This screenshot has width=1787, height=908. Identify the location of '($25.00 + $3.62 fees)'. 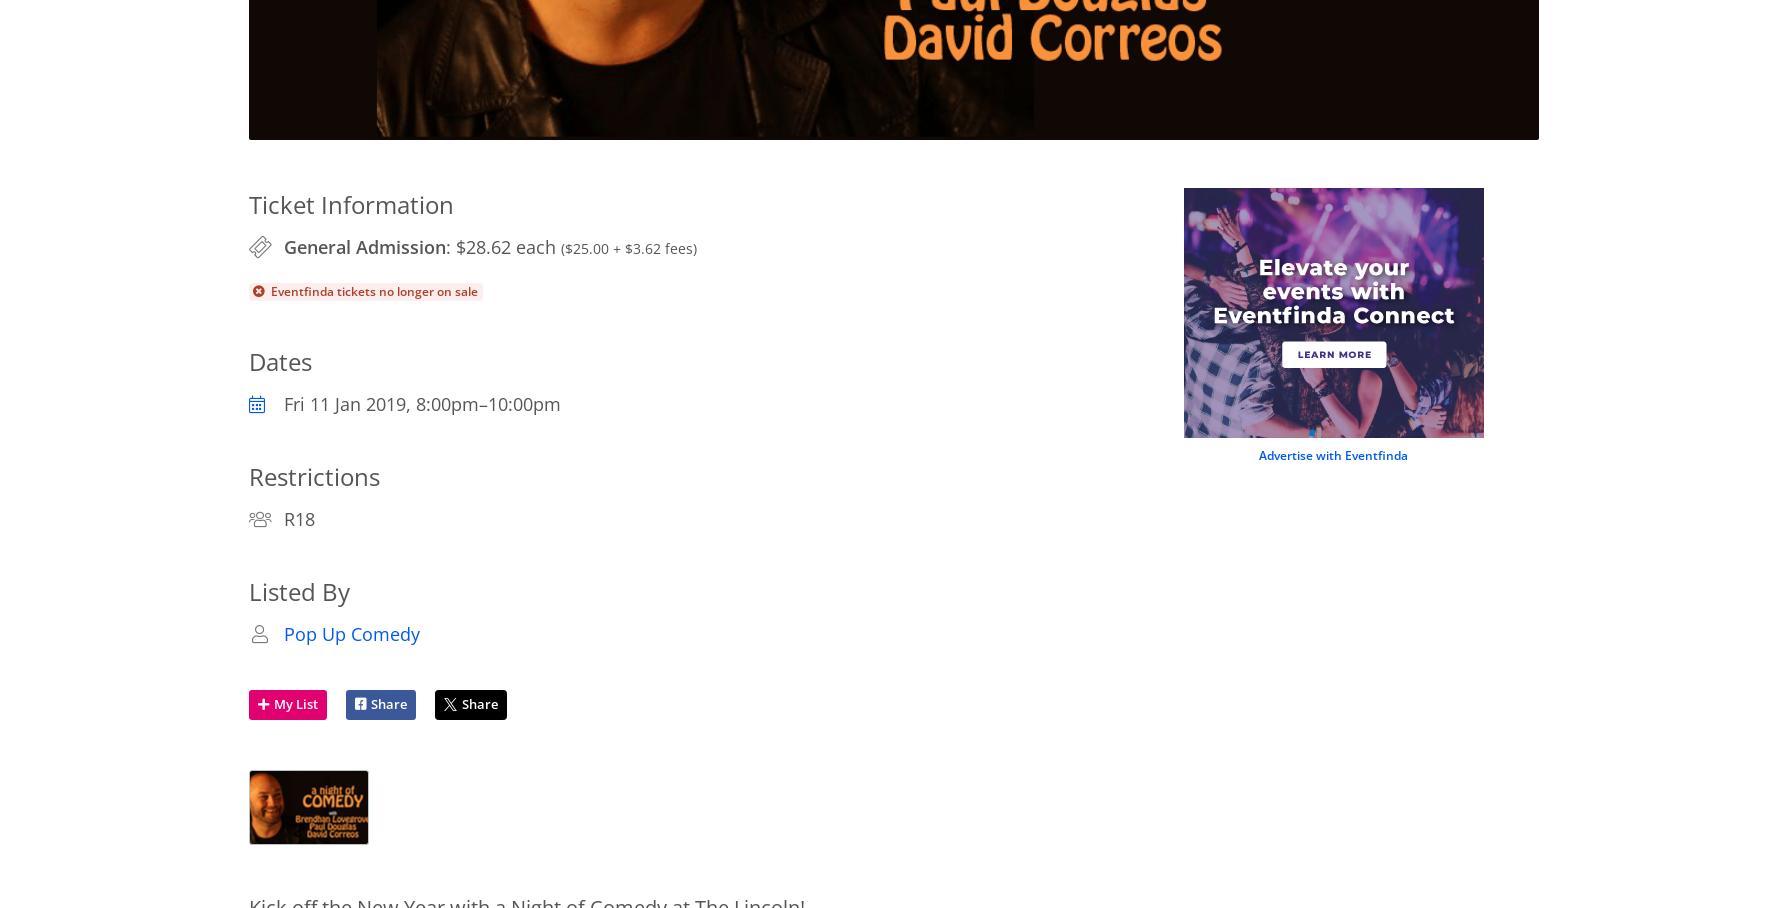
(626, 247).